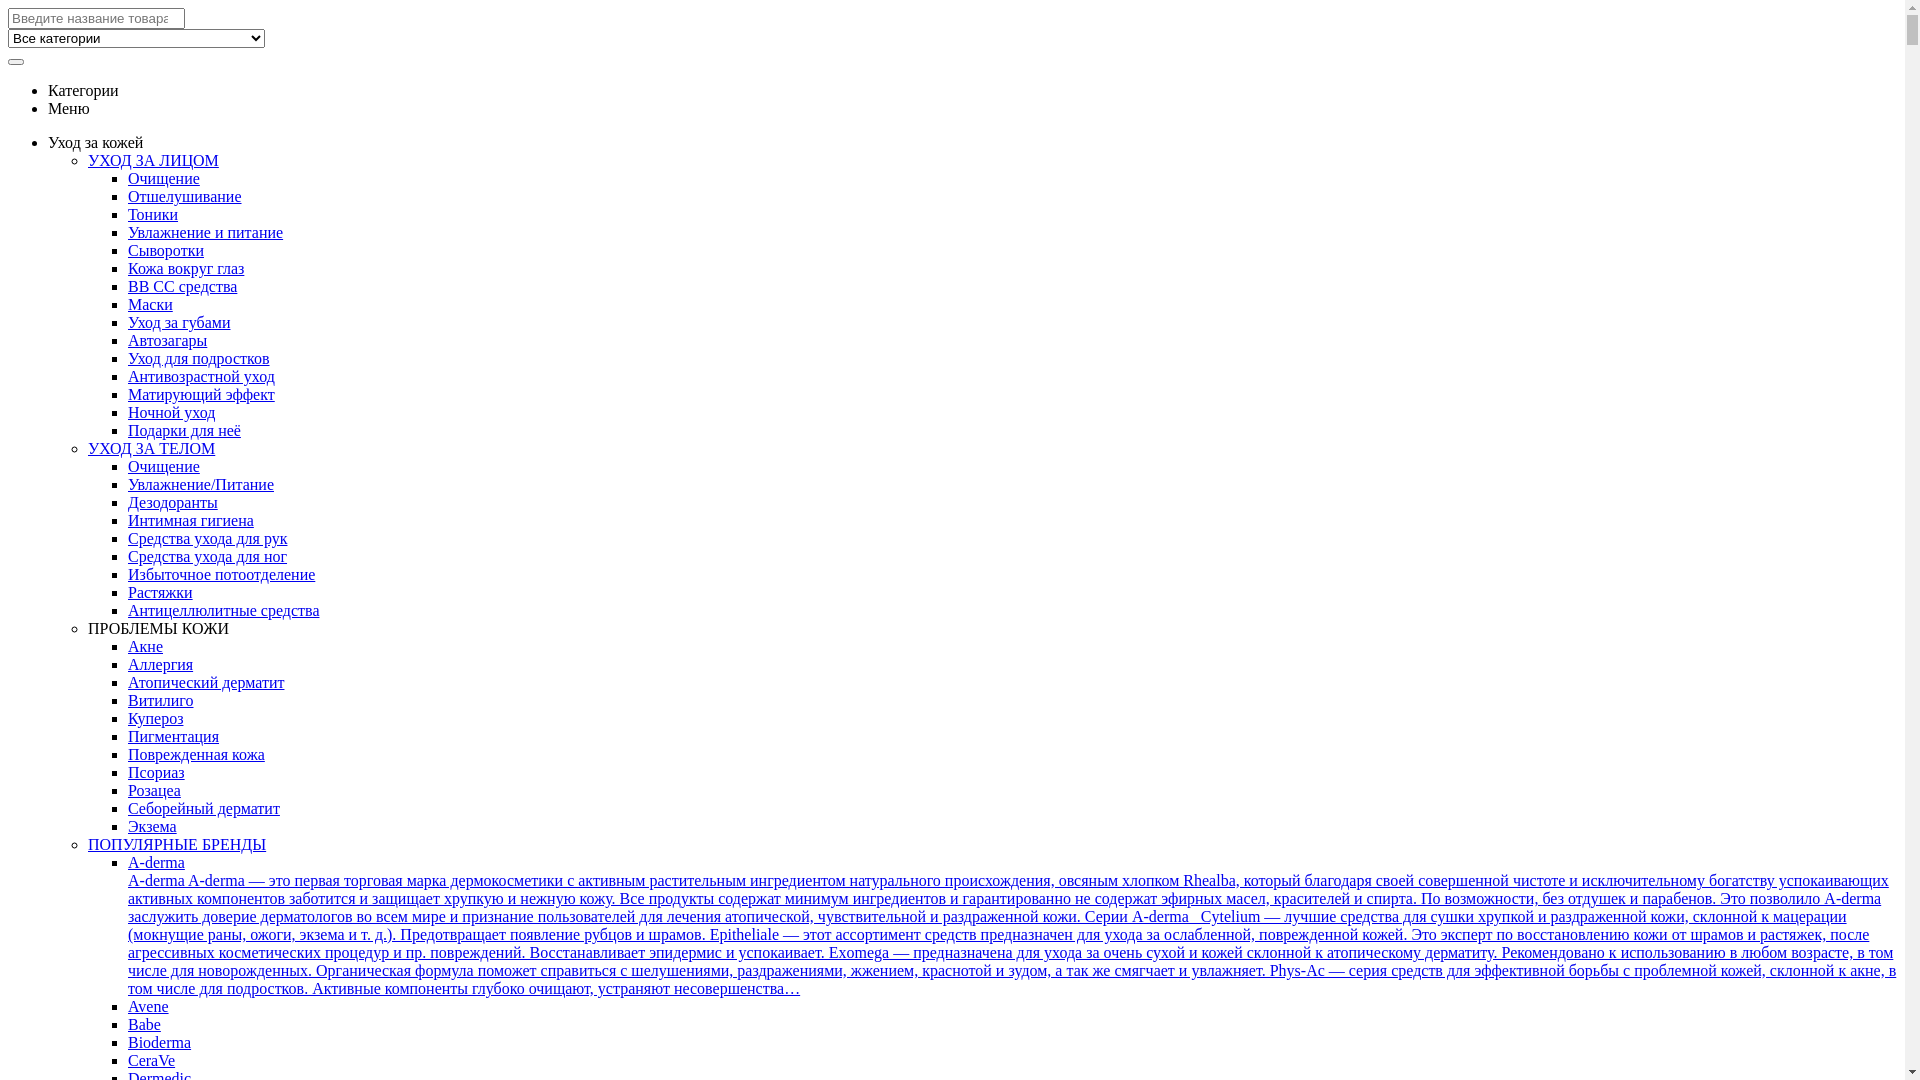  What do you see at coordinates (127, 1024) in the screenshot?
I see `'Babe'` at bounding box center [127, 1024].